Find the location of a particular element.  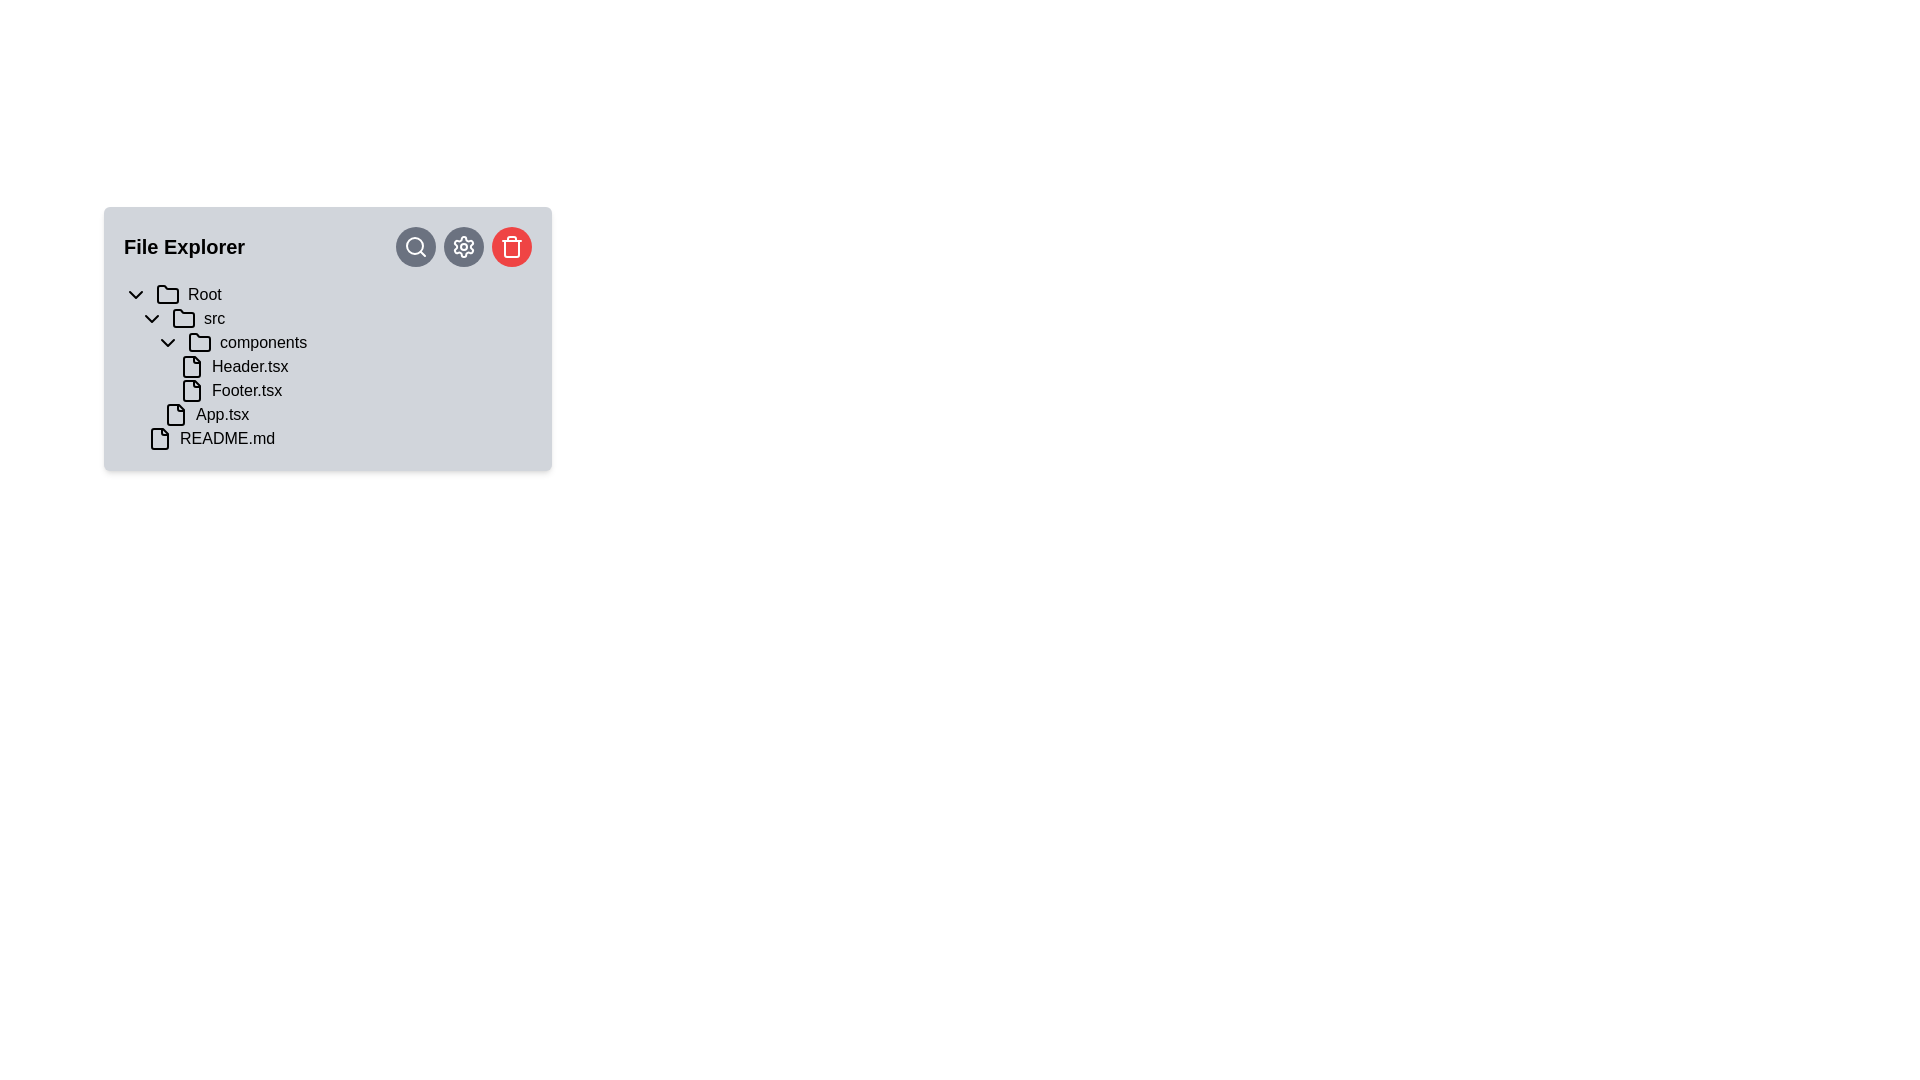

the central gear icon is located at coordinates (463, 245).